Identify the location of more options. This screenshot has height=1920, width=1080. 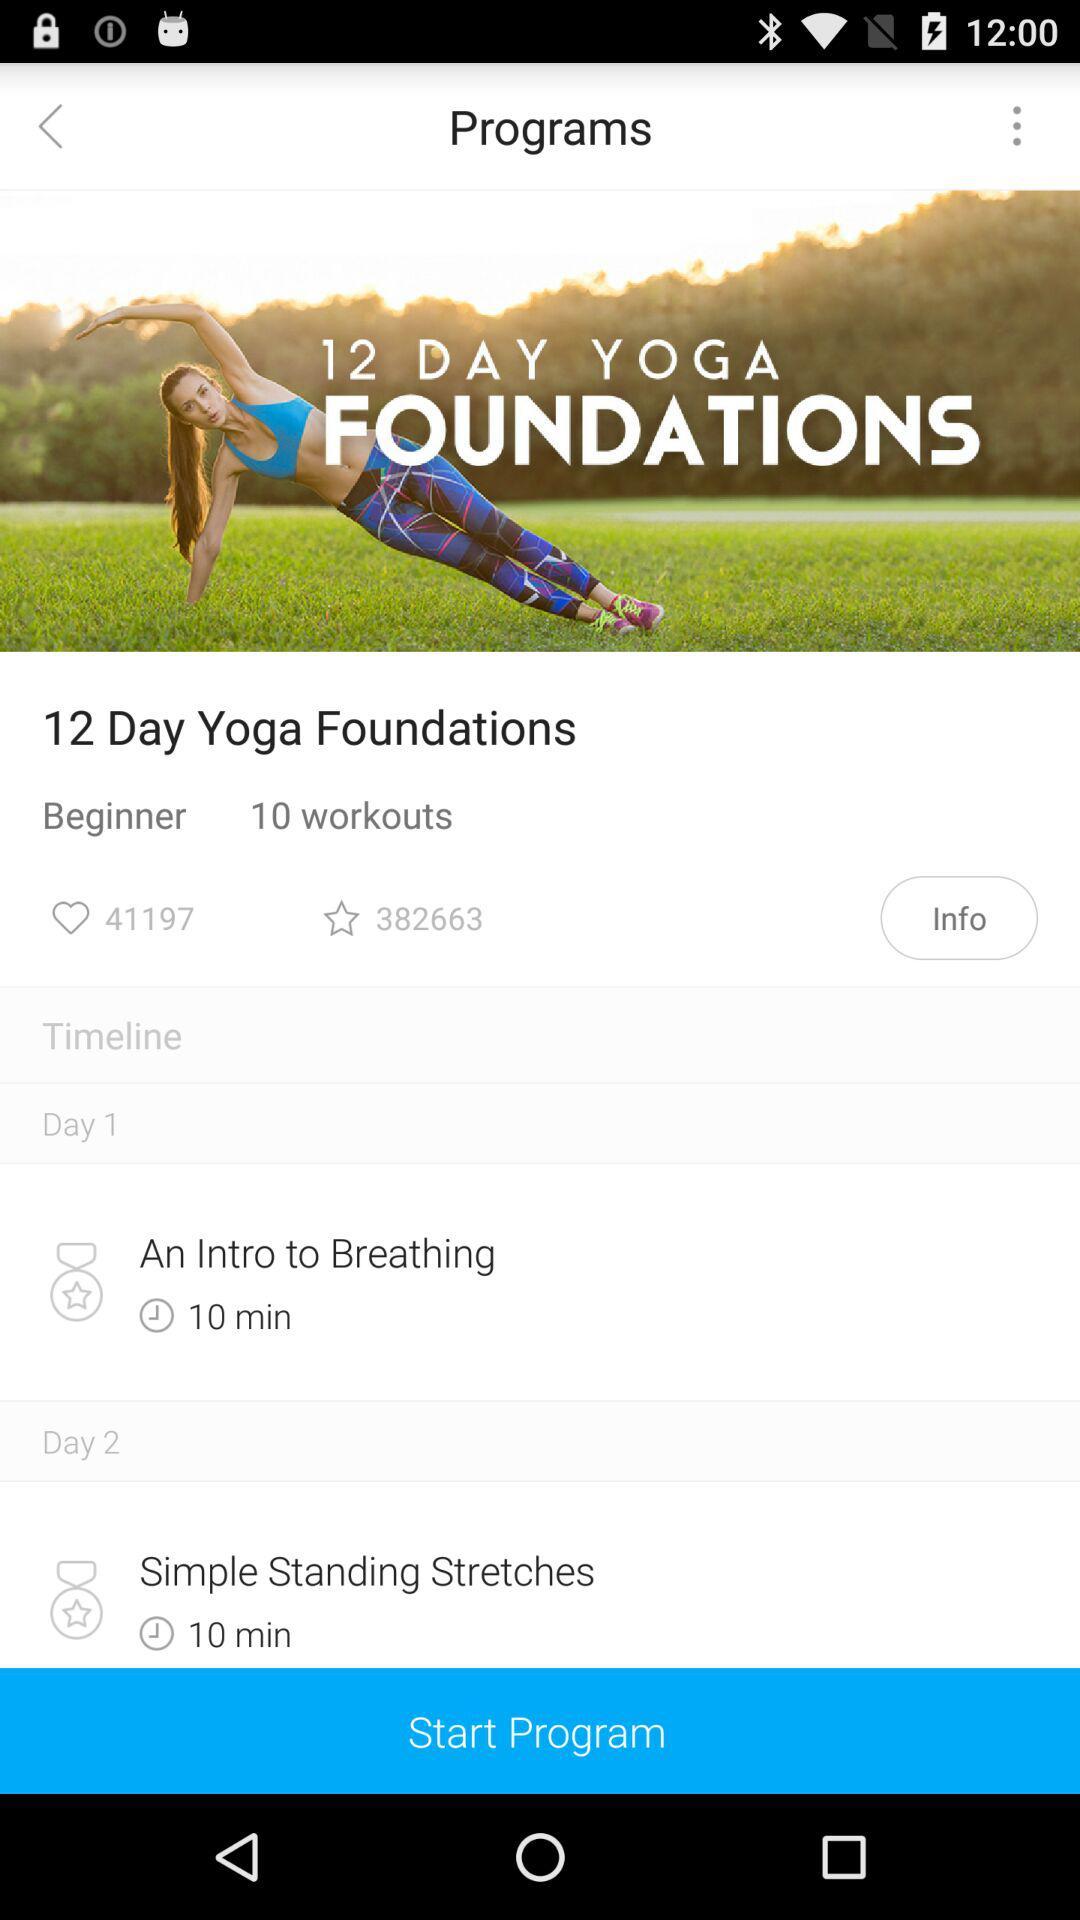
(1017, 124).